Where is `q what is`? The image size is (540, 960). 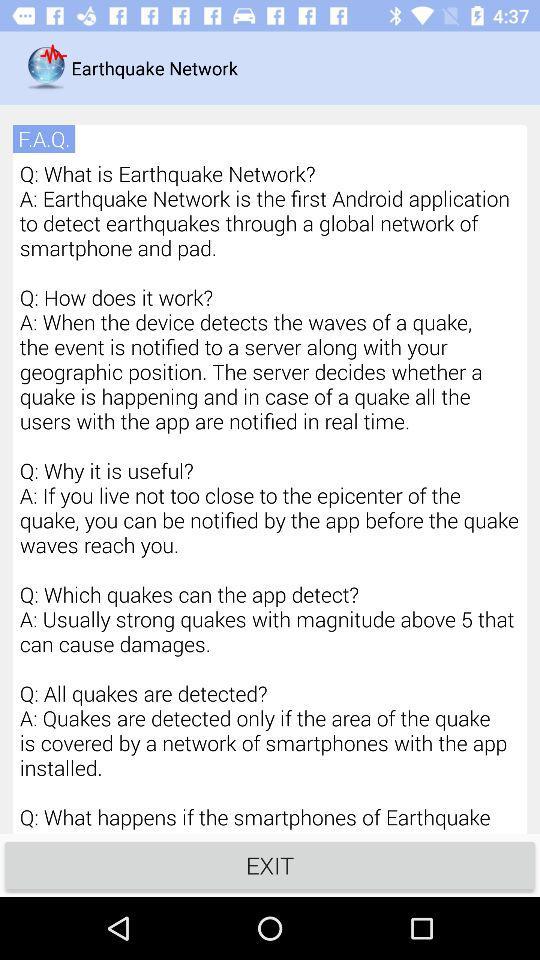 q what is is located at coordinates (270, 495).